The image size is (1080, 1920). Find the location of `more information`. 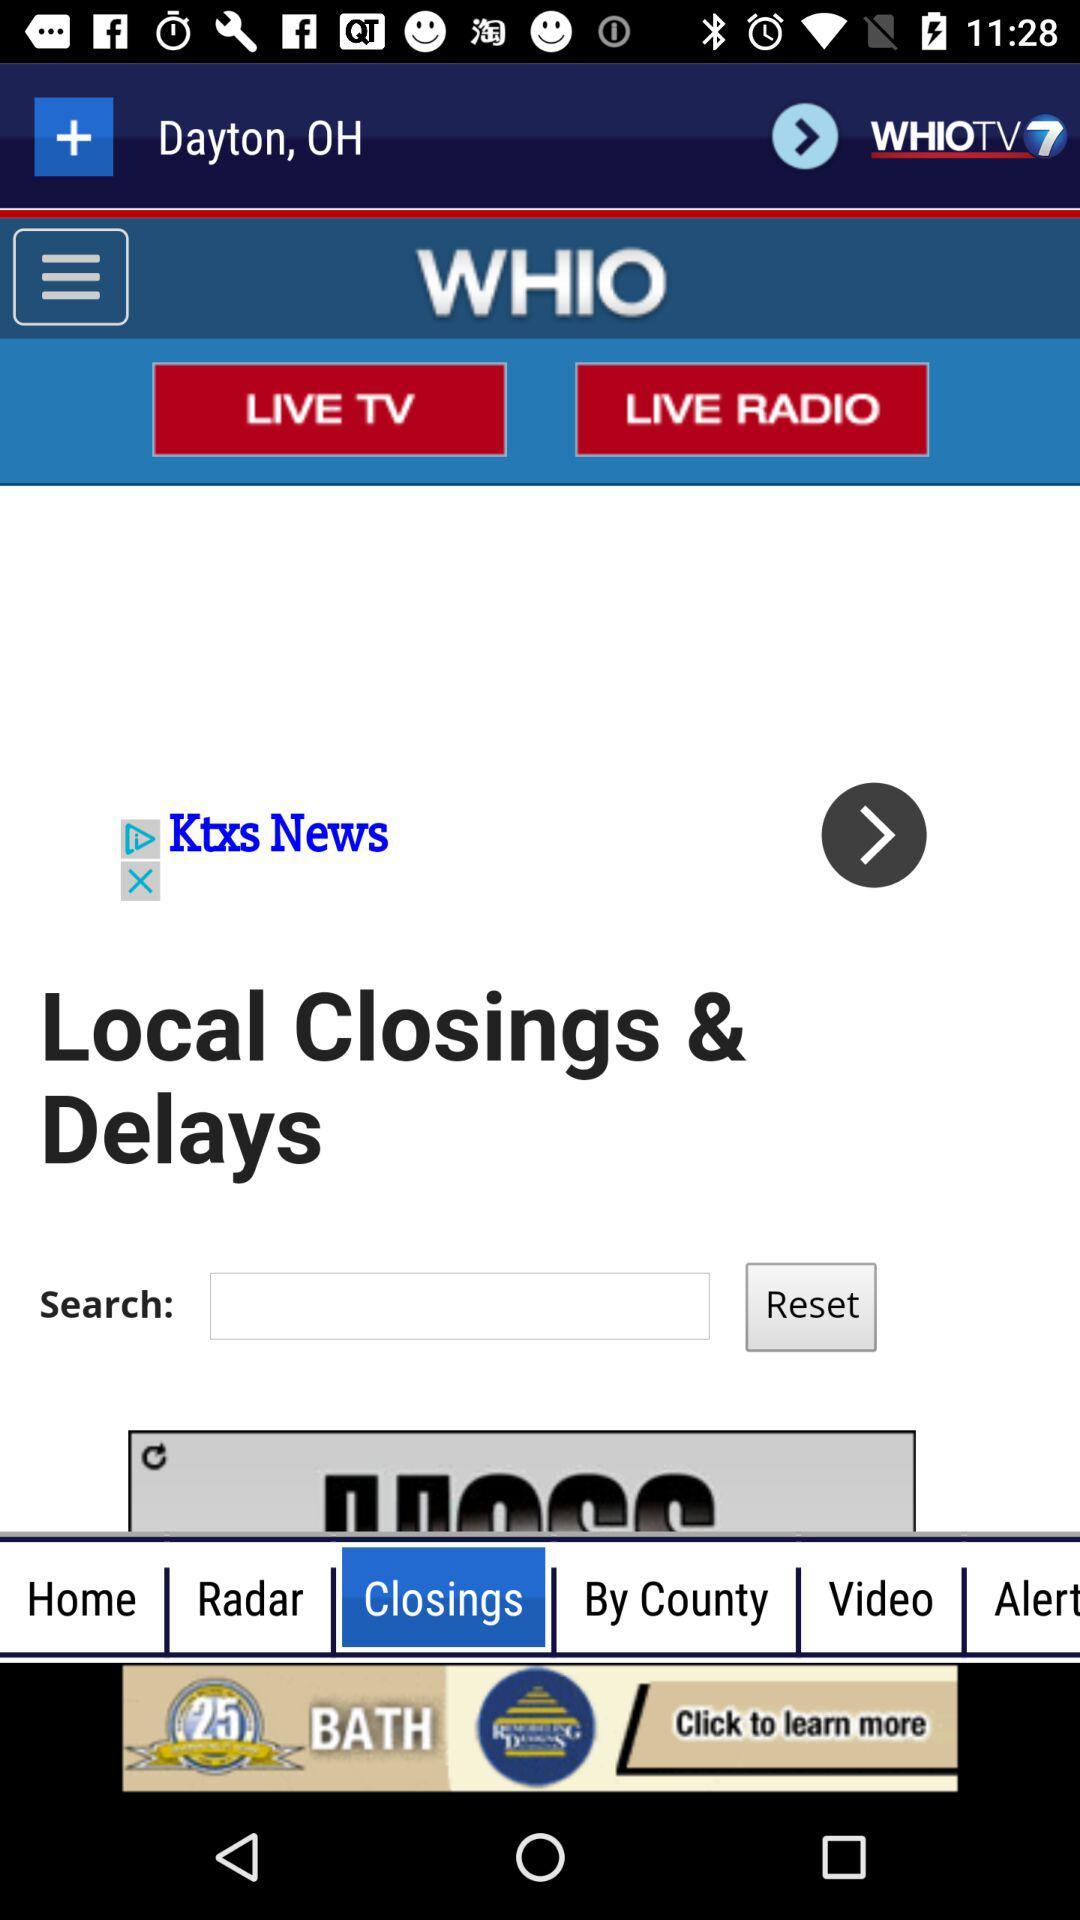

more information is located at coordinates (72, 135).